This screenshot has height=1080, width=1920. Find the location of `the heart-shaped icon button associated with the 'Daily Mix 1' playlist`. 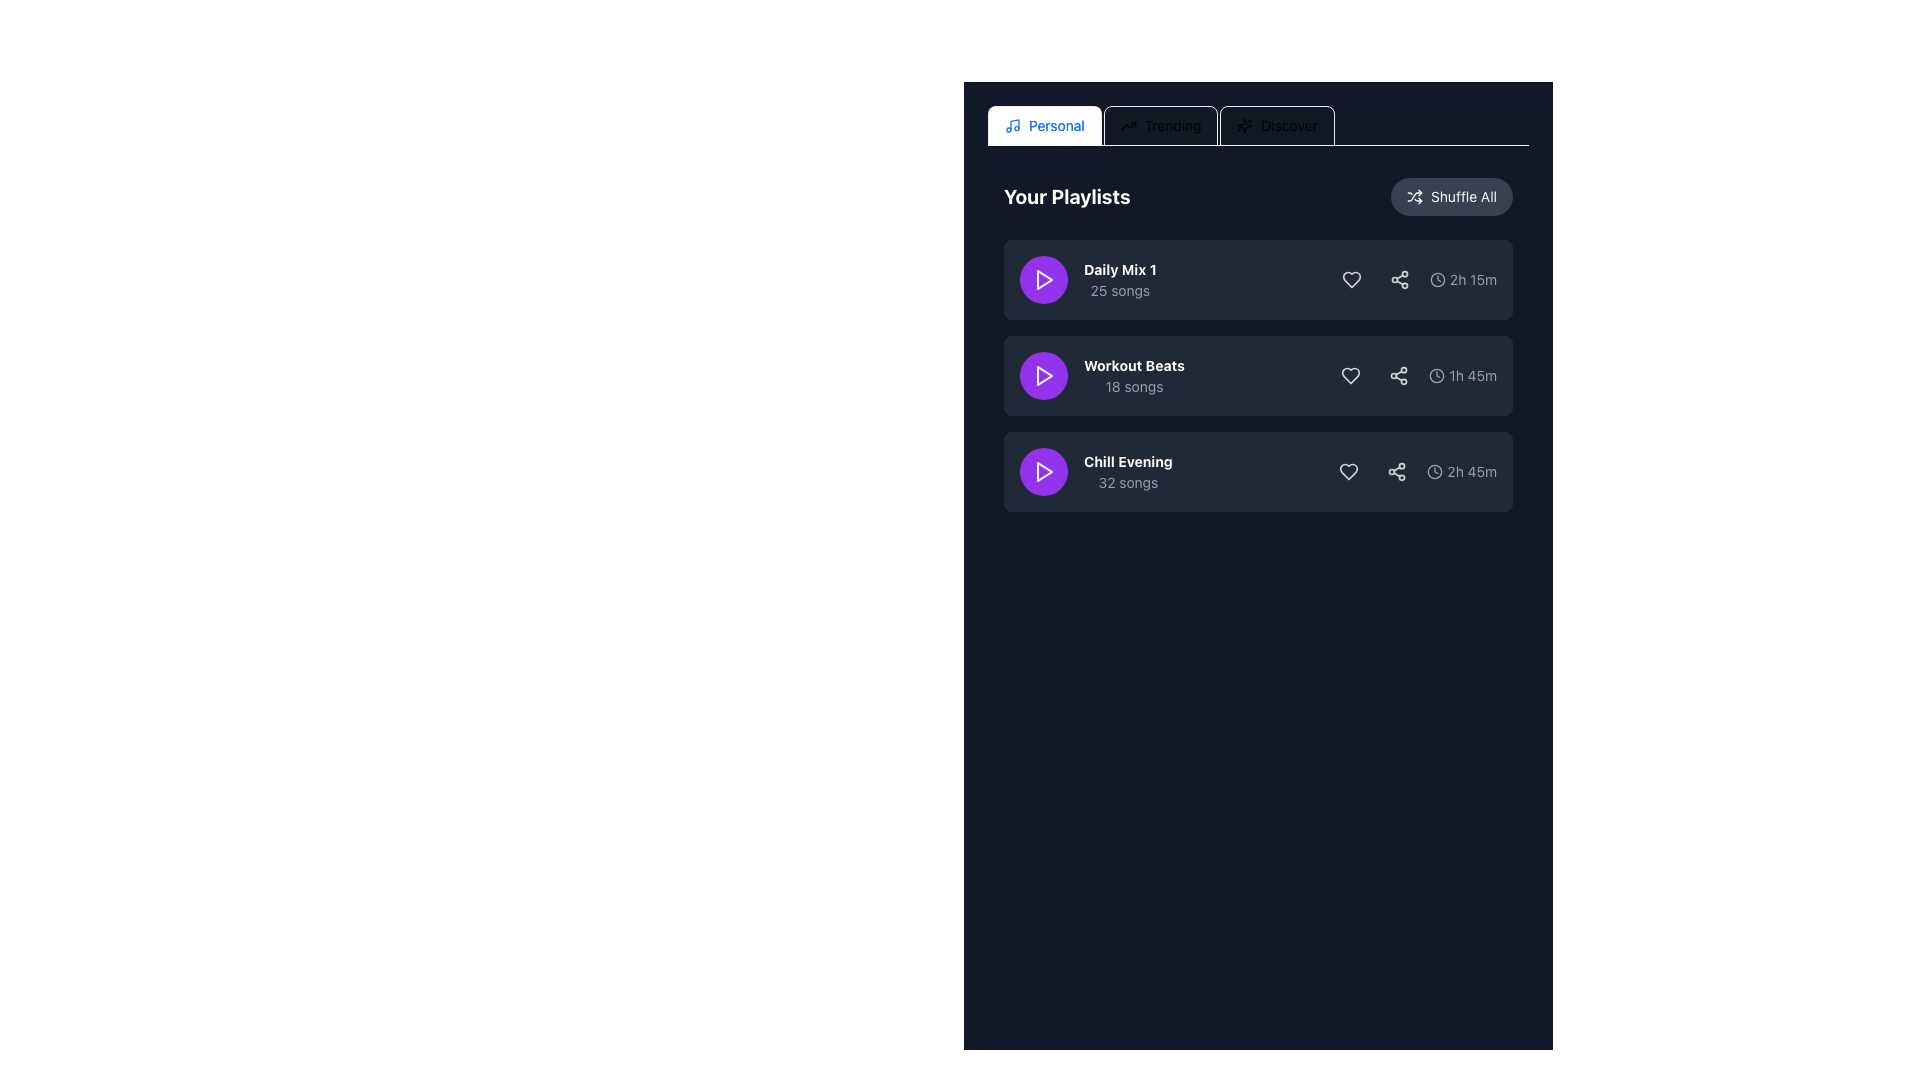

the heart-shaped icon button associated with the 'Daily Mix 1' playlist is located at coordinates (1351, 280).